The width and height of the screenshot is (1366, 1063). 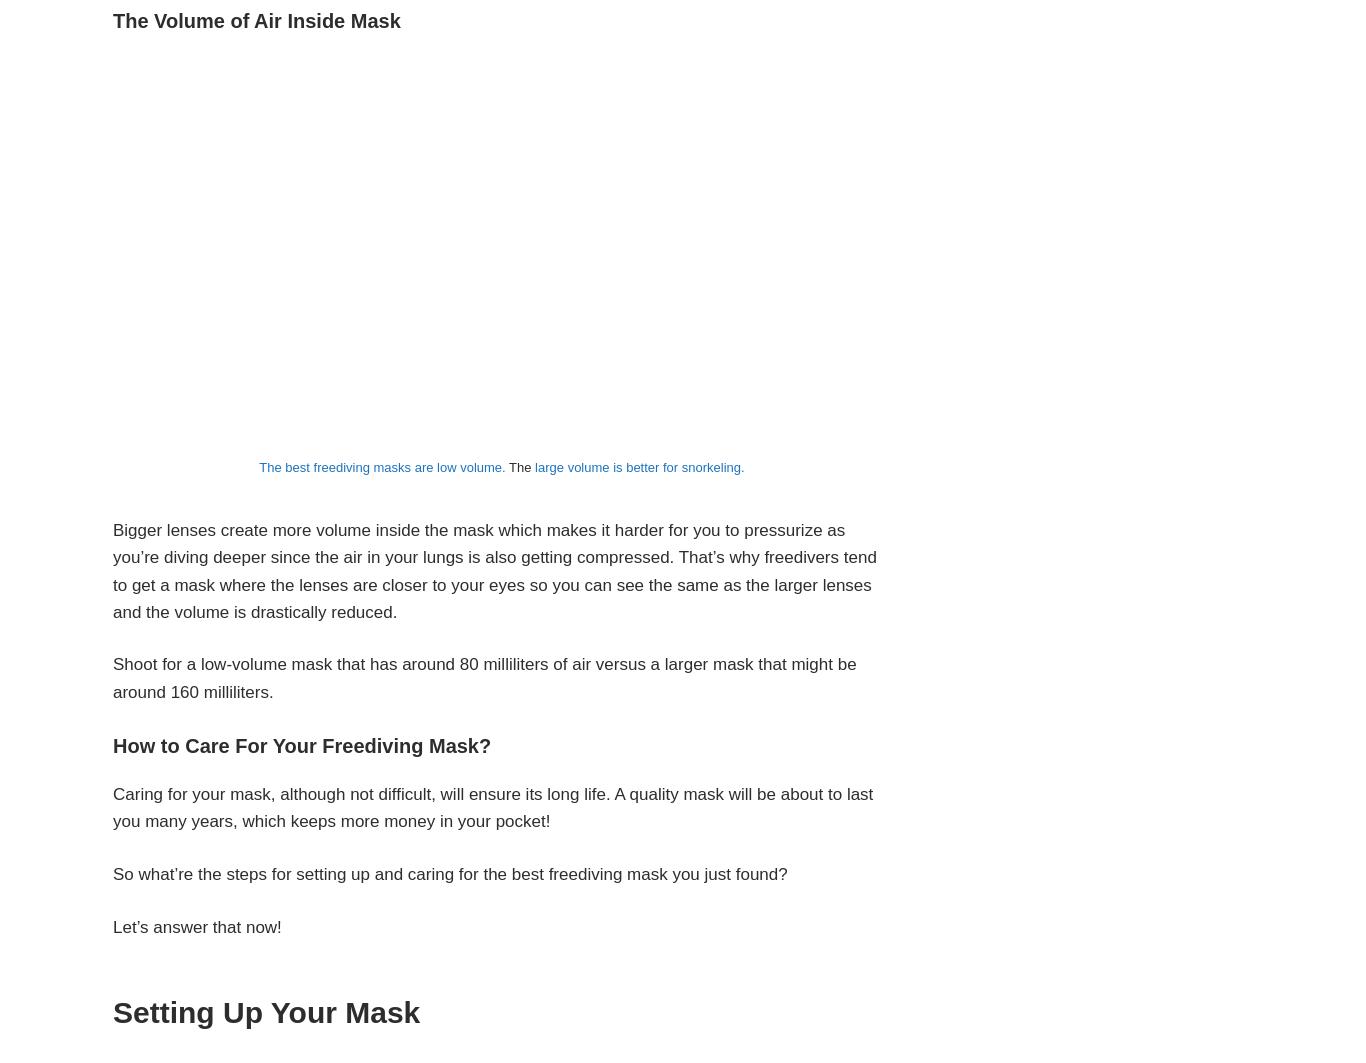 I want to click on 'Shoot for a low-volume mask that has around 80 milliliters of air versus a larger mask that might be around 160 milliliters.', so click(x=484, y=676).